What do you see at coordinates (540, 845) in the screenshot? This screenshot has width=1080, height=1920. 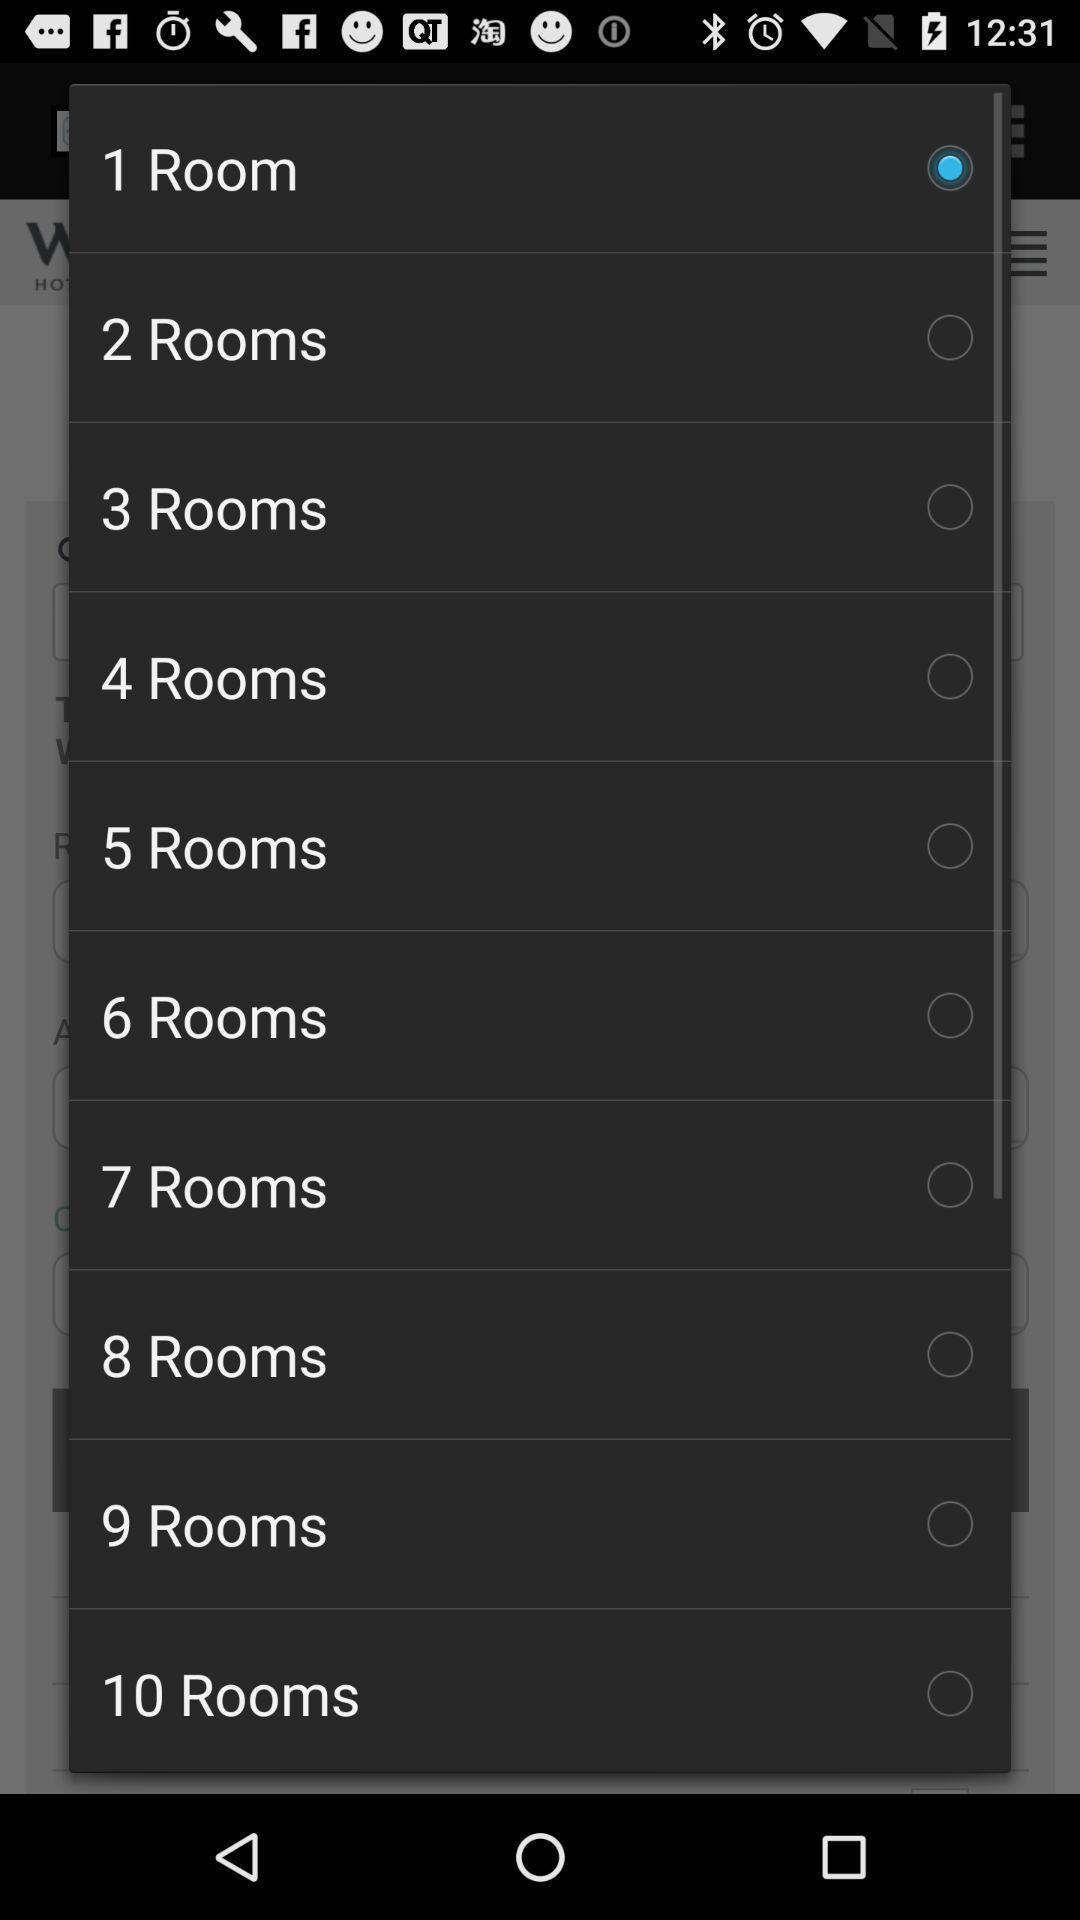 I see `checkbox below 4 rooms icon` at bounding box center [540, 845].